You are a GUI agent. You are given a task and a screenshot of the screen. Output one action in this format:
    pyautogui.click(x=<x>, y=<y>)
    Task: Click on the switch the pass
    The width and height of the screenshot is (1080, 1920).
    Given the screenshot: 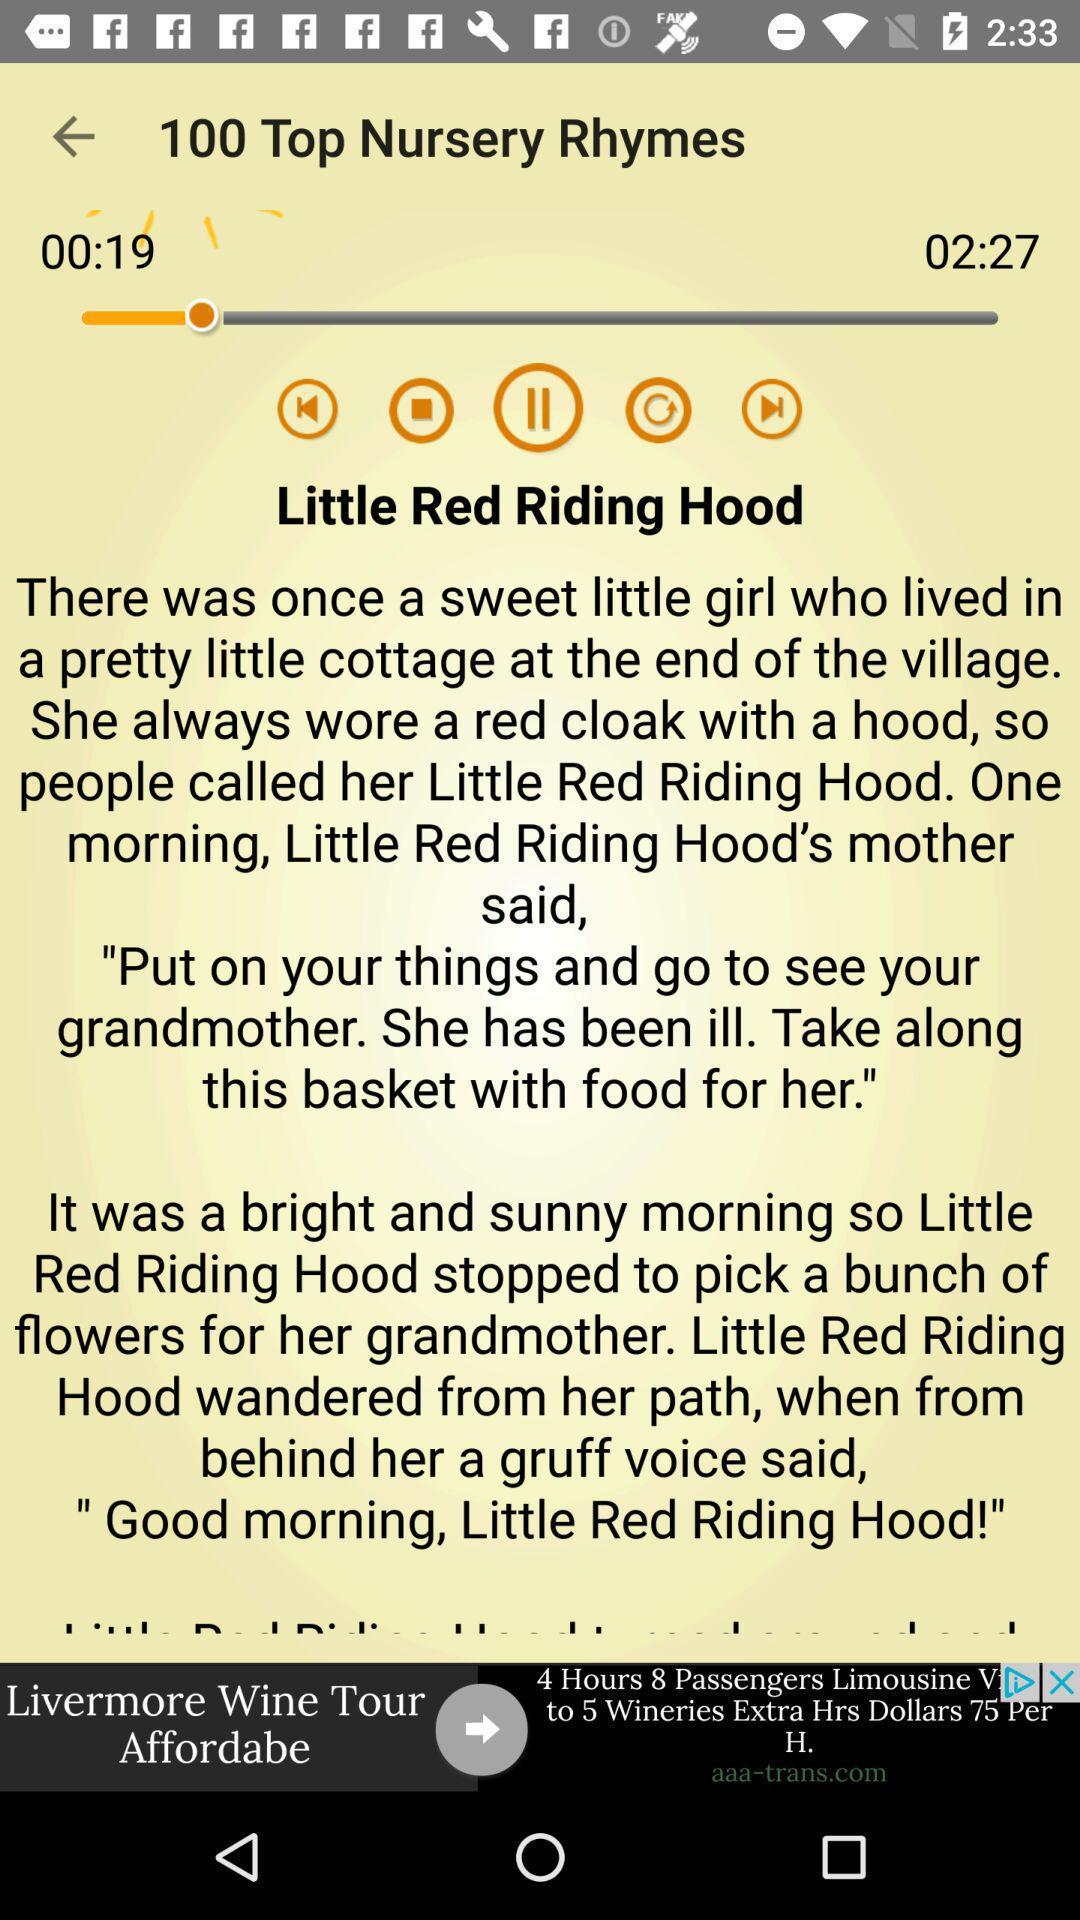 What is the action you would take?
    pyautogui.click(x=433, y=409)
    